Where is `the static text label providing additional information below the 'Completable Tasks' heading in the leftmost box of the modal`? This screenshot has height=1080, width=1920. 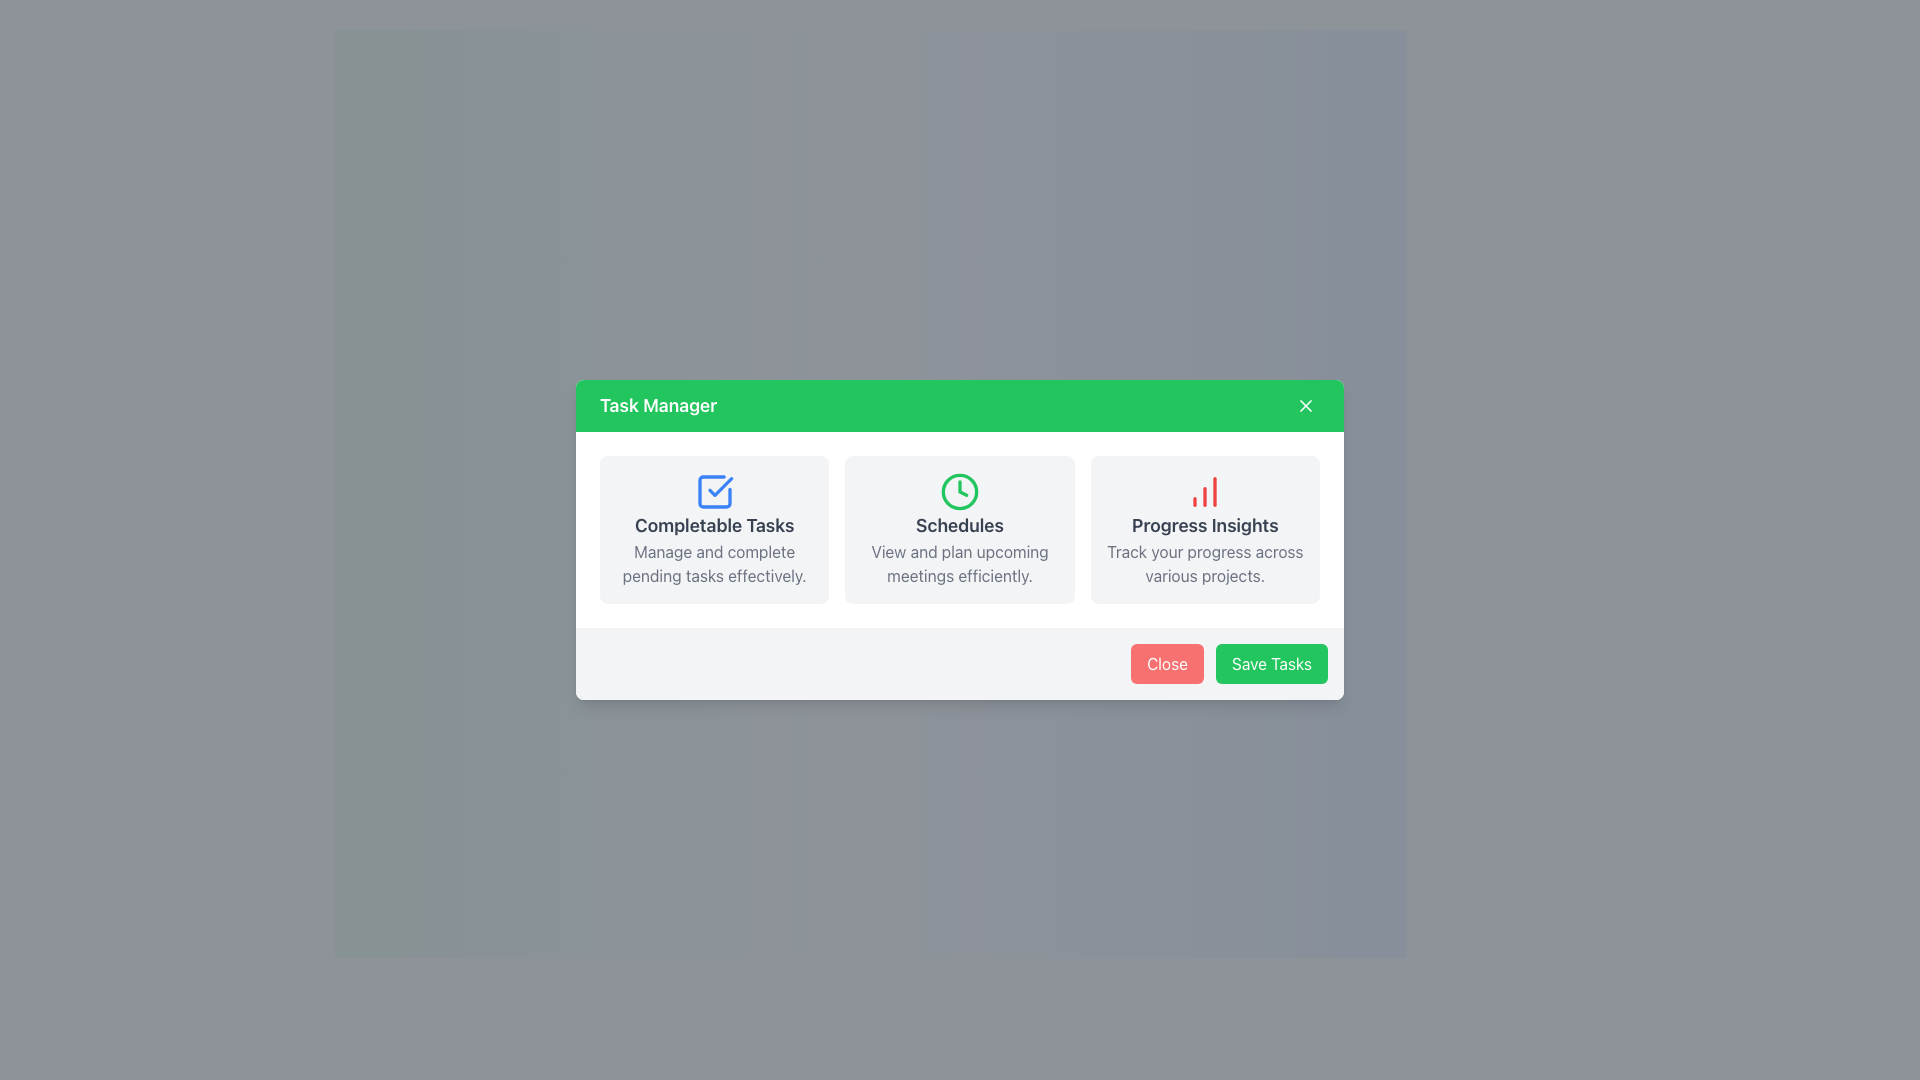 the static text label providing additional information below the 'Completable Tasks' heading in the leftmost box of the modal is located at coordinates (714, 563).